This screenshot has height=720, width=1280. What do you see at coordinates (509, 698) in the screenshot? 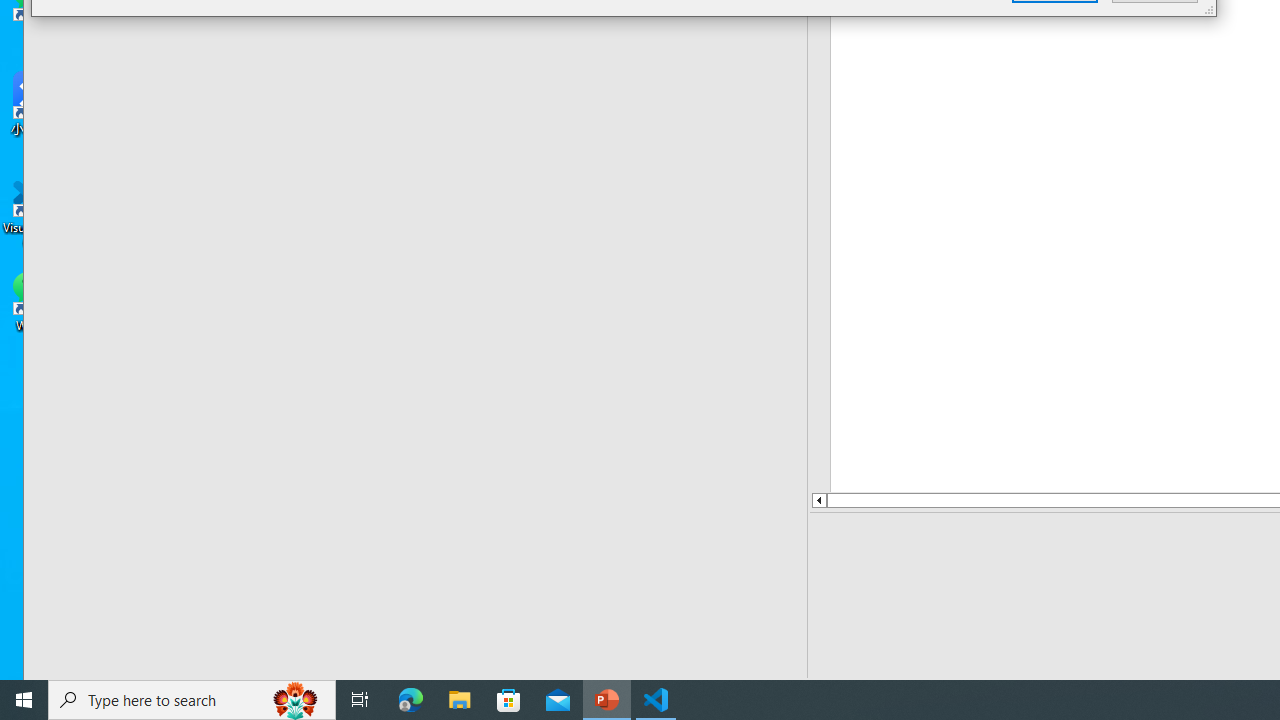
I see `'Microsoft Store'` at bounding box center [509, 698].